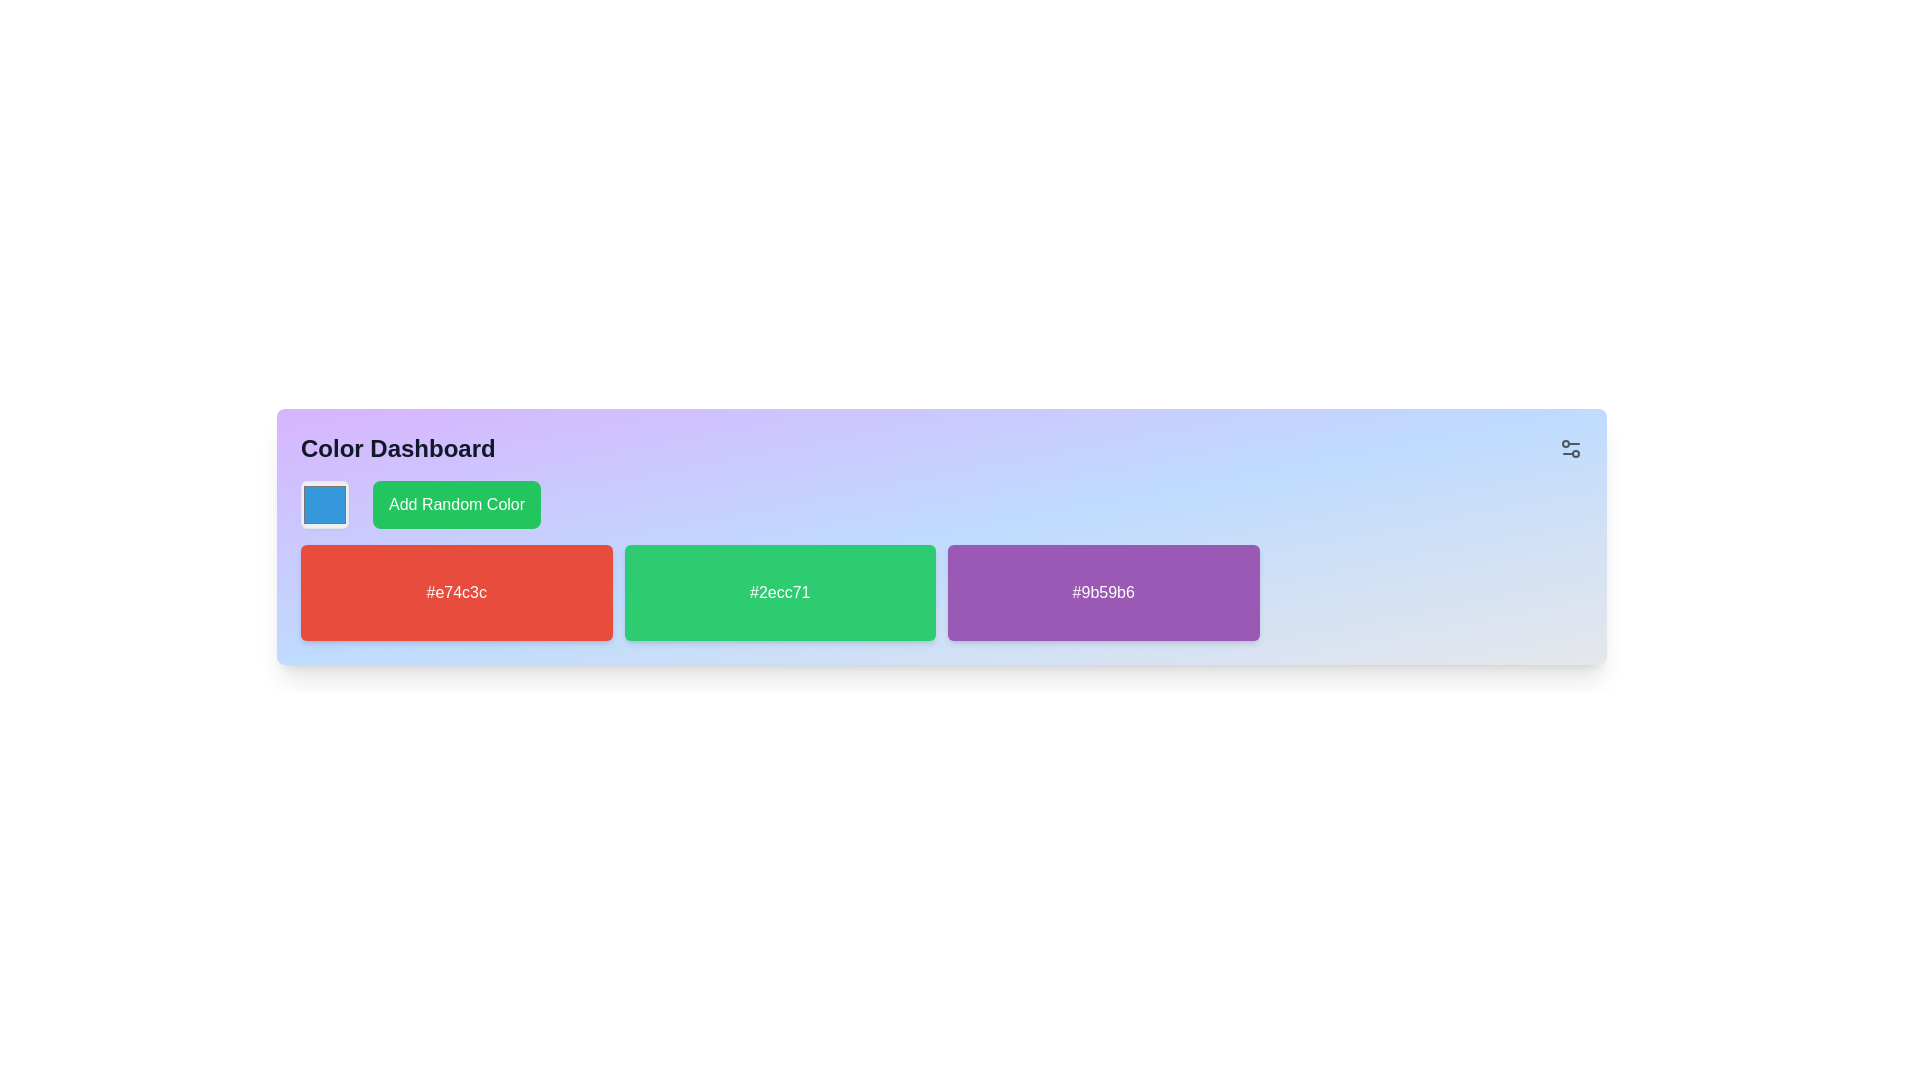 This screenshot has height=1080, width=1920. I want to click on the display card with a green background color '#2ecc71' that is positioned between the red and purple cards in the bottom section of the interface, so click(779, 592).